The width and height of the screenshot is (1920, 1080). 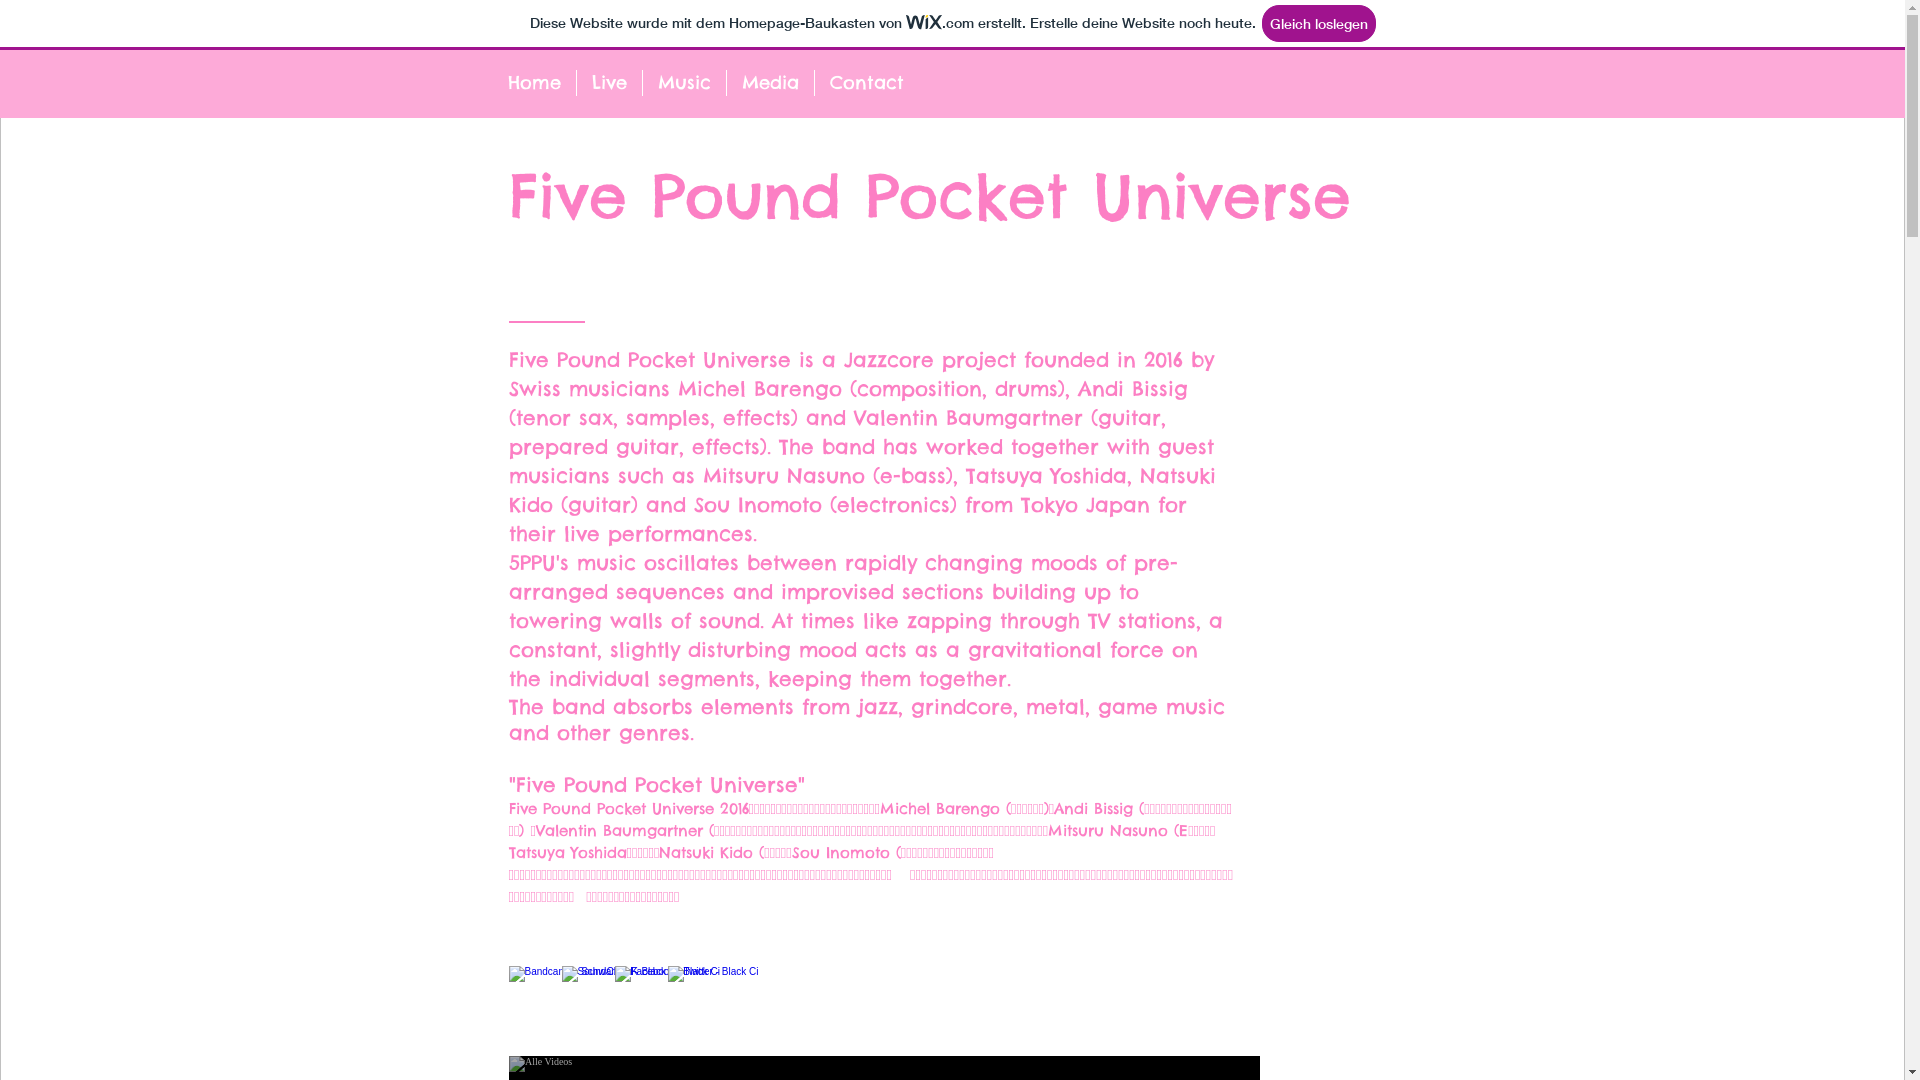 I want to click on 'Media', so click(x=768, y=82).